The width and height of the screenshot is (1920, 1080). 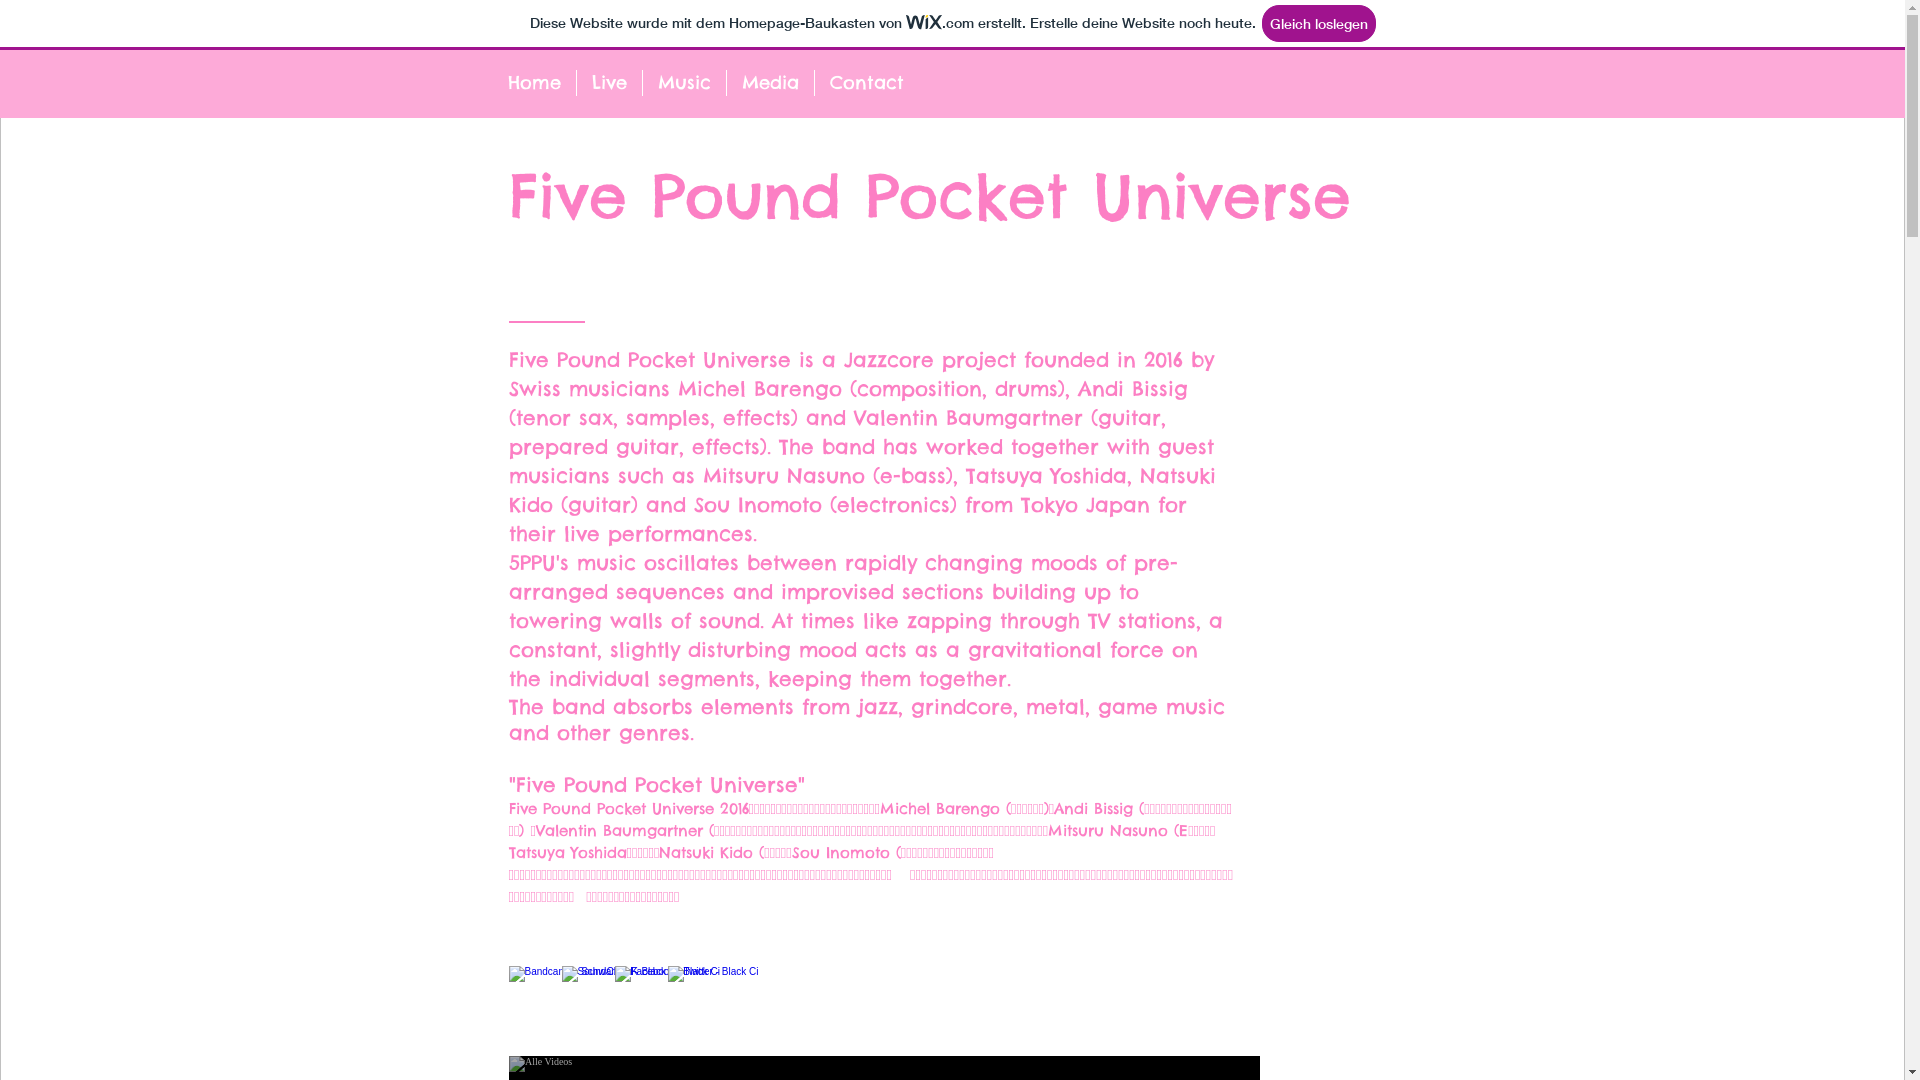 I want to click on 'Media', so click(x=768, y=82).